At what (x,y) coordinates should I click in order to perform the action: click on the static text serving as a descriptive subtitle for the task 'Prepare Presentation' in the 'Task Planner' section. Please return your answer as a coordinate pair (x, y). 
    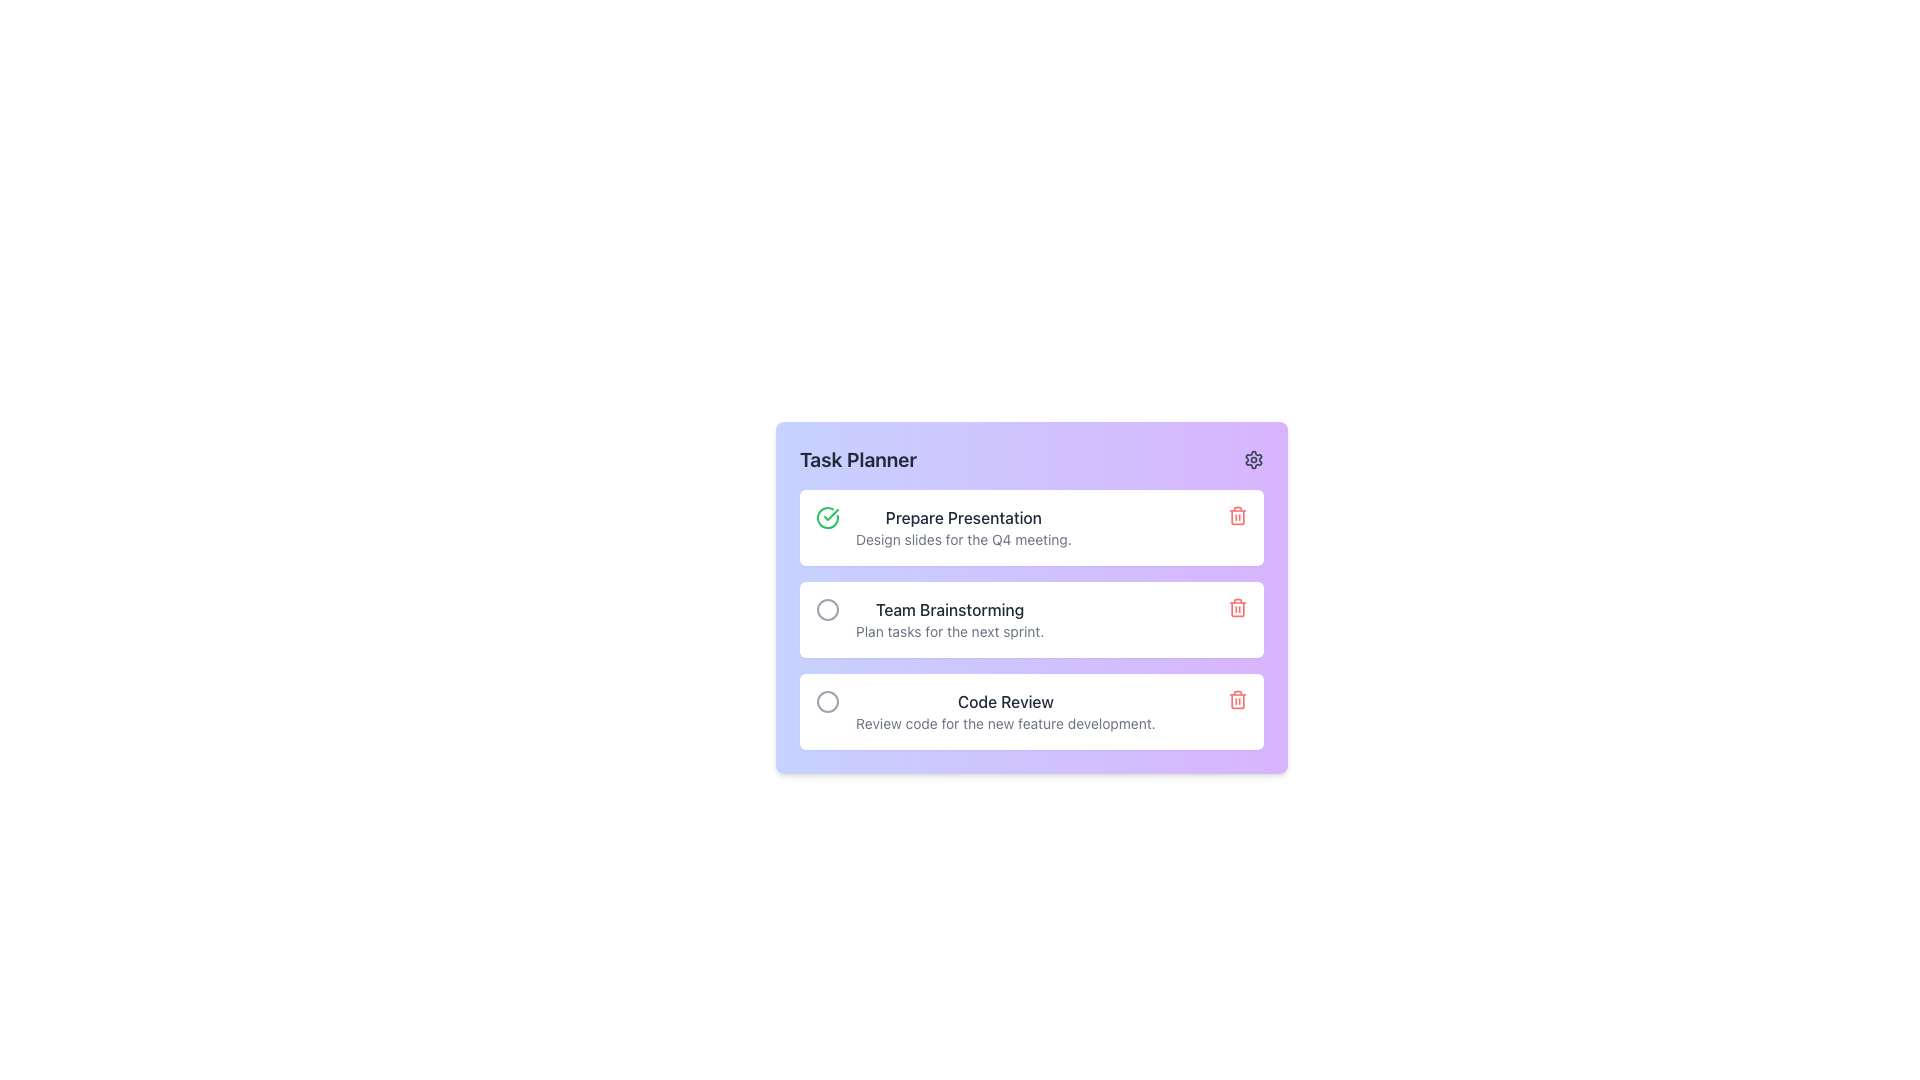
    Looking at the image, I should click on (963, 540).